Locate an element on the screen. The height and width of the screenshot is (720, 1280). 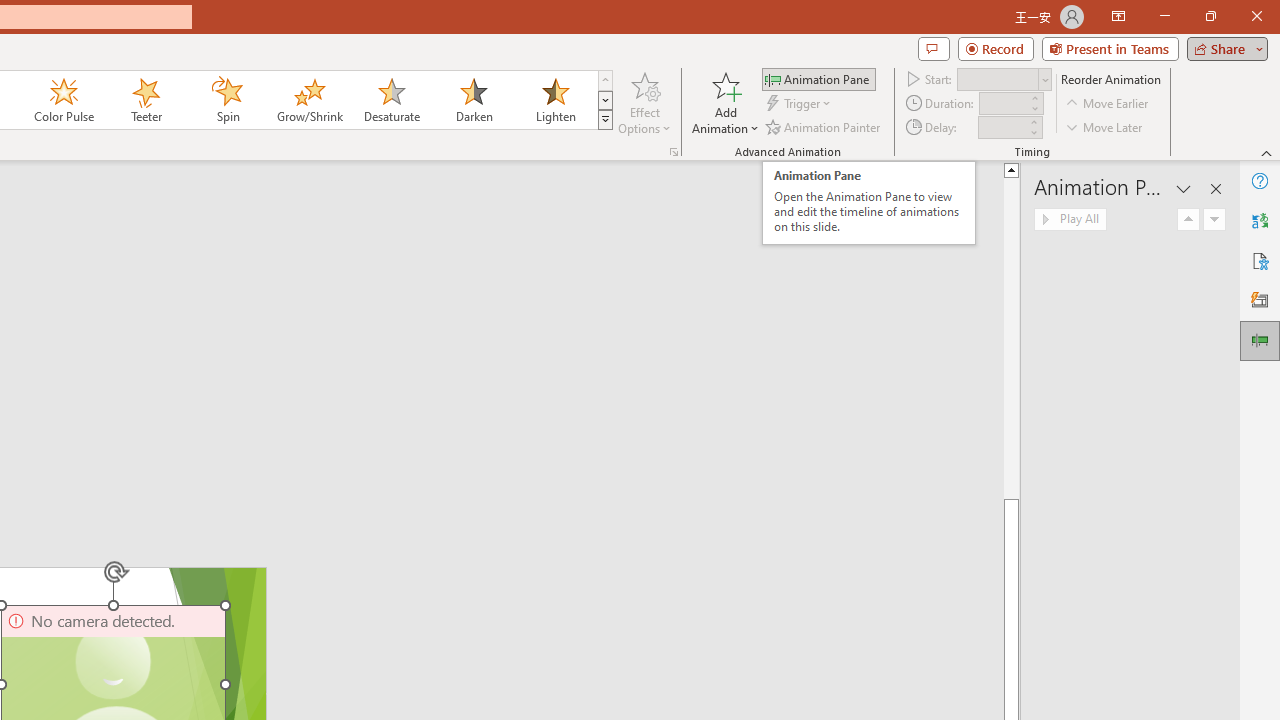
'Animation Painter' is located at coordinates (824, 127).